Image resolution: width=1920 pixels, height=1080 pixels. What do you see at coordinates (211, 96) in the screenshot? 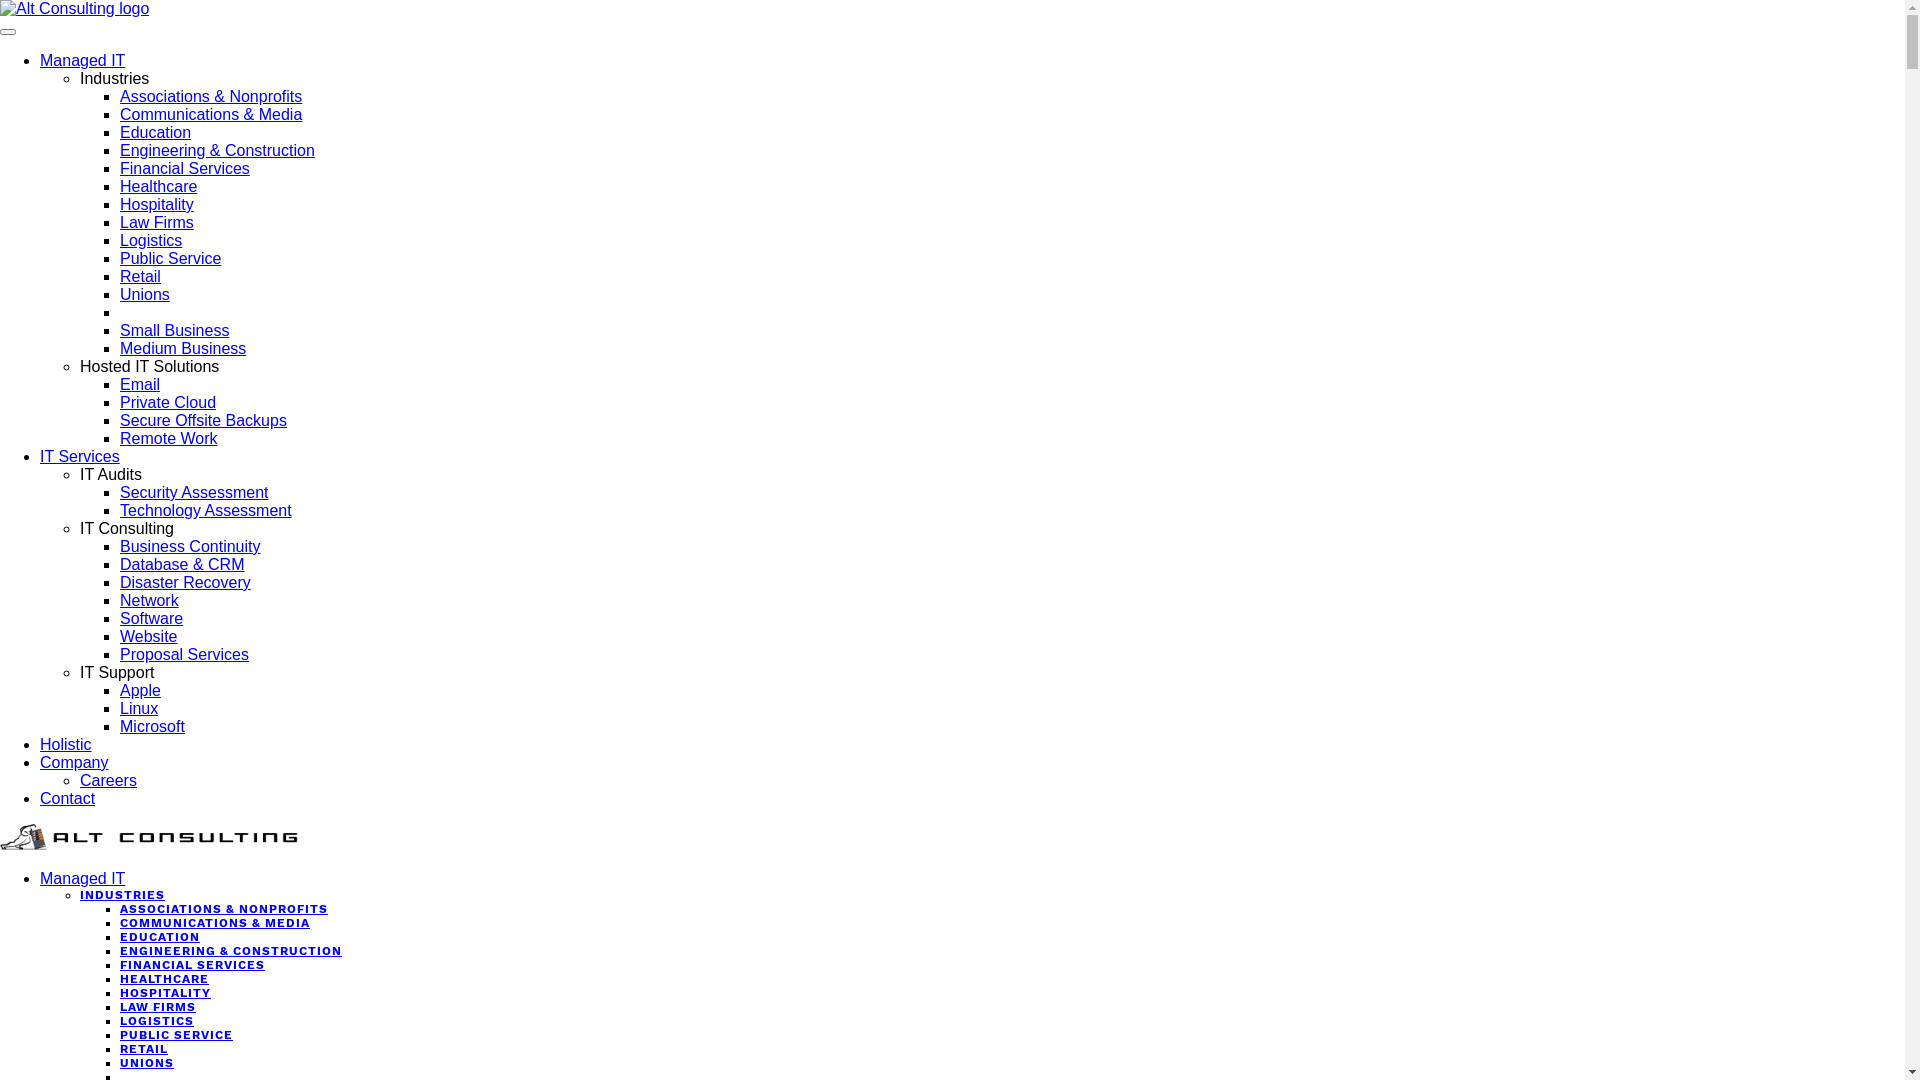
I see `'Associations & Nonprofits'` at bounding box center [211, 96].